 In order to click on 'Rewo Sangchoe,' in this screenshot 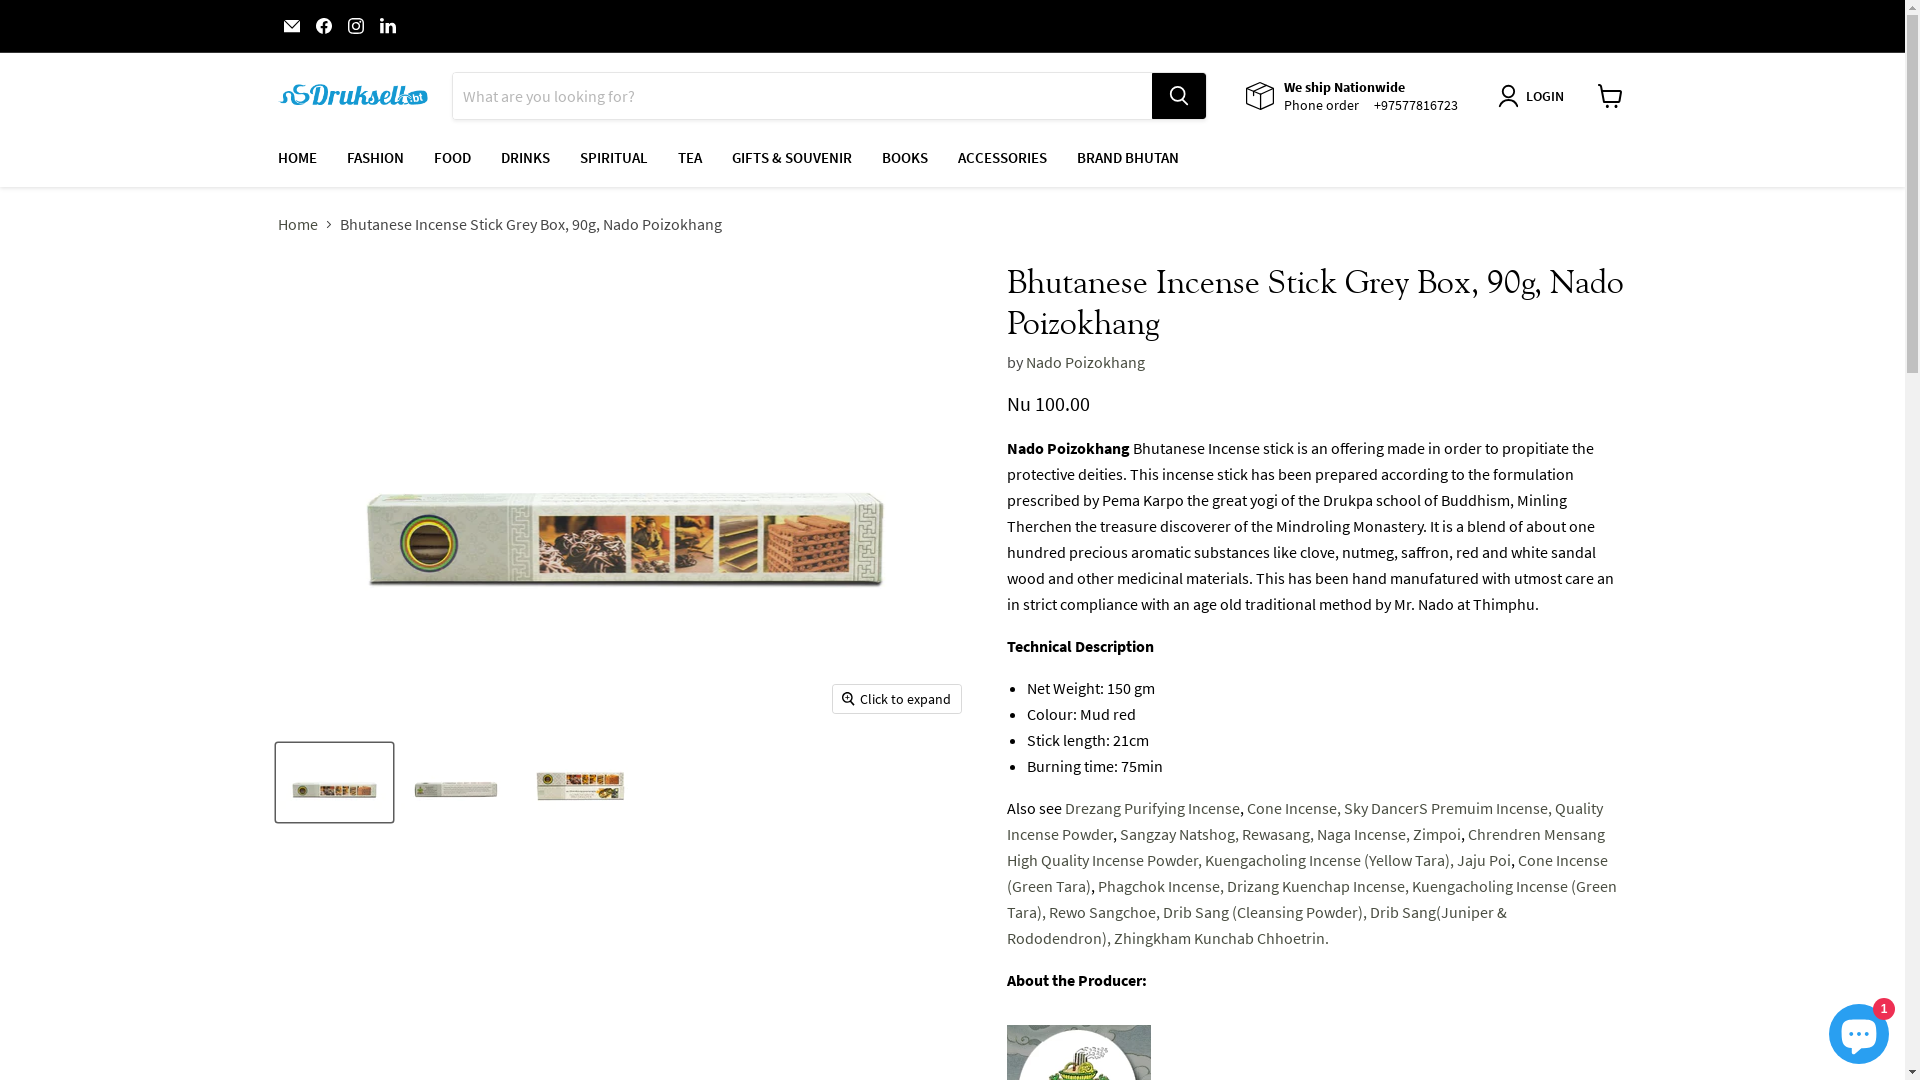, I will do `click(1102, 911)`.